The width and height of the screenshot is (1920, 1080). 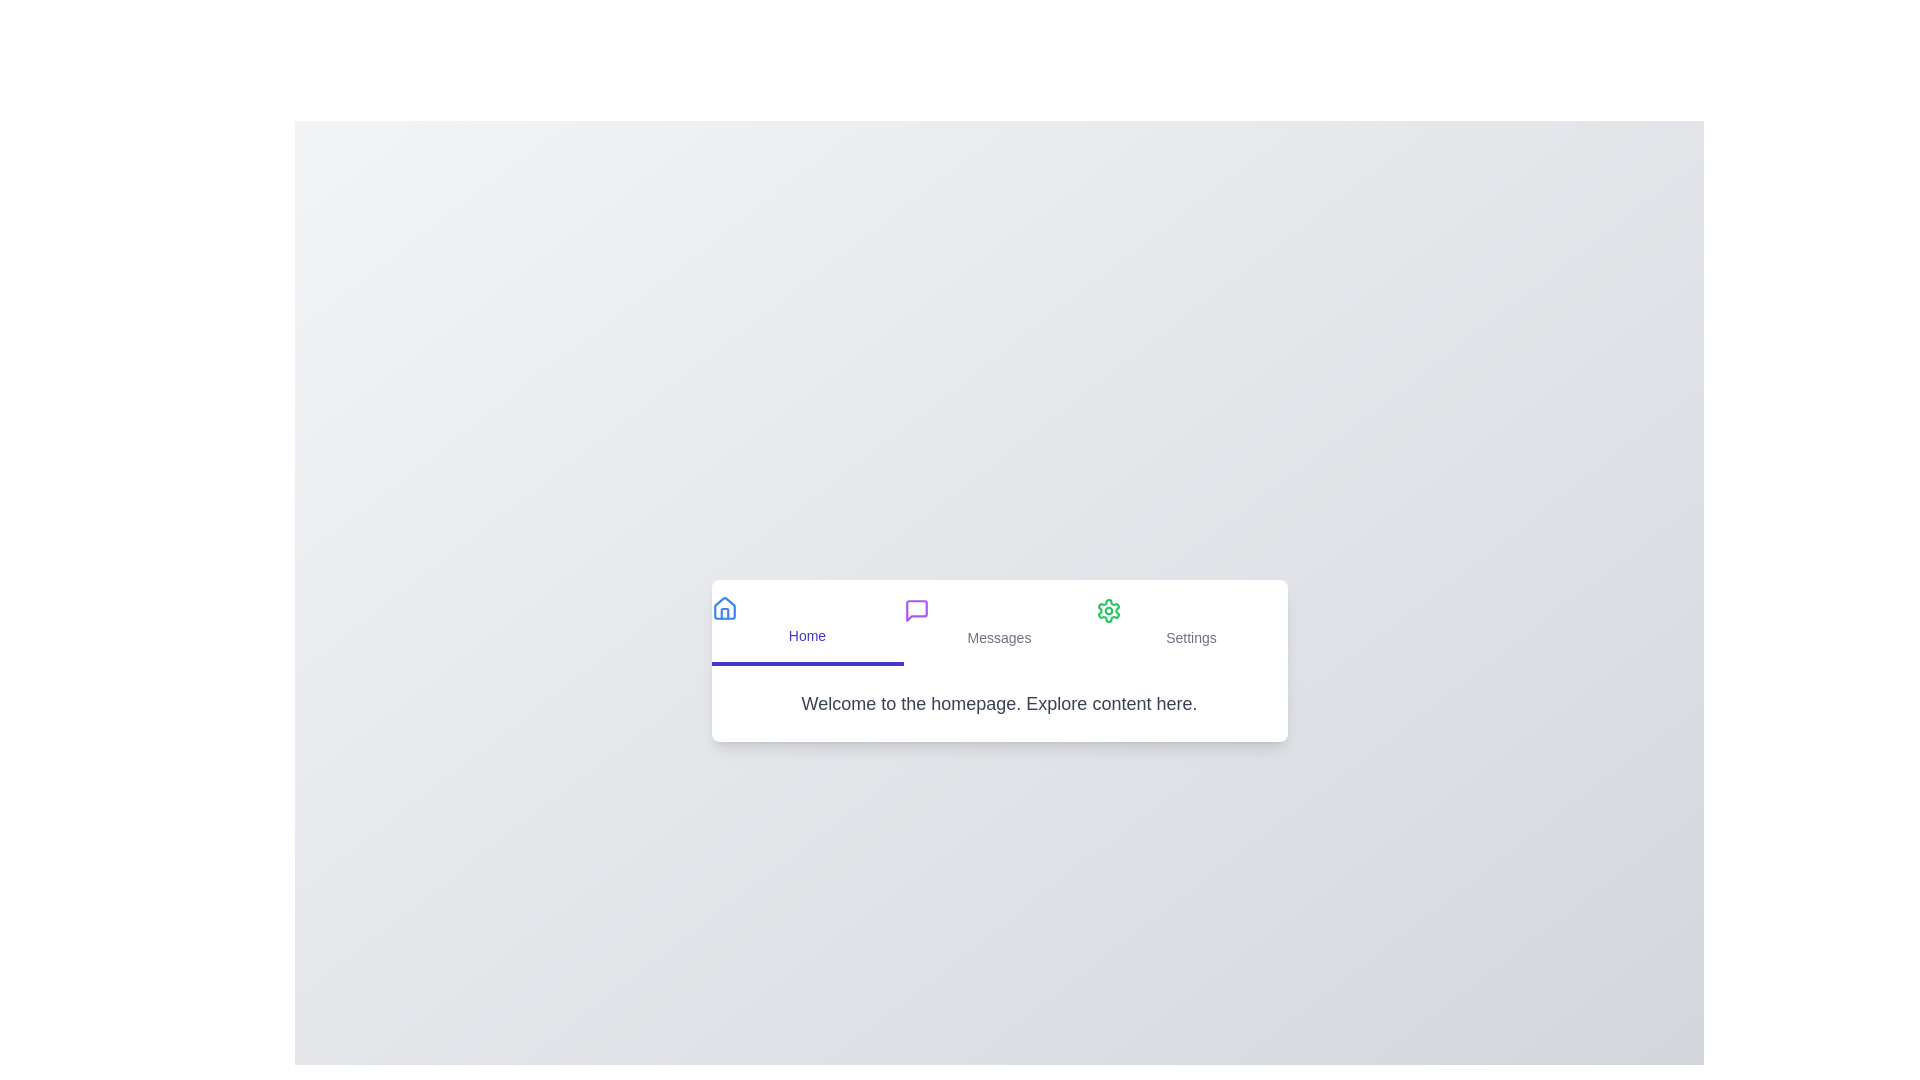 I want to click on the tab labeled Messages, so click(x=999, y=622).